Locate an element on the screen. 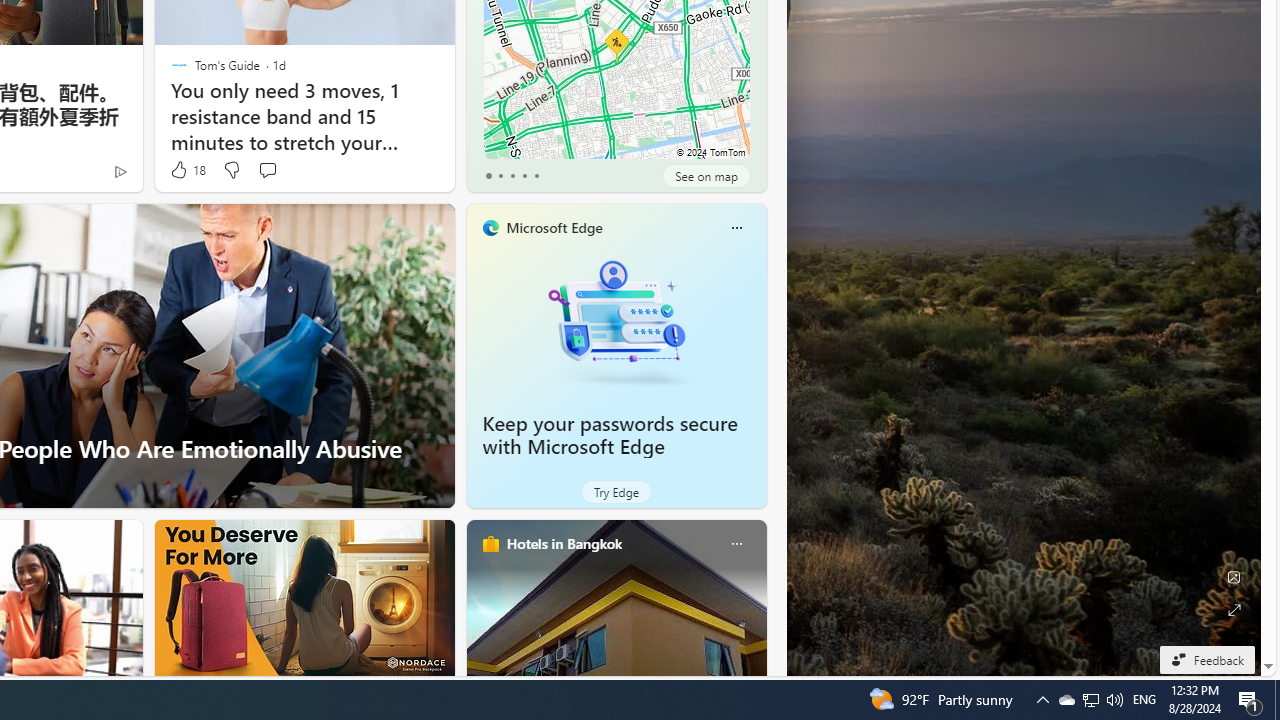 Image resolution: width=1280 pixels, height=720 pixels. 'hotels-header-icon' is located at coordinates (490, 543).